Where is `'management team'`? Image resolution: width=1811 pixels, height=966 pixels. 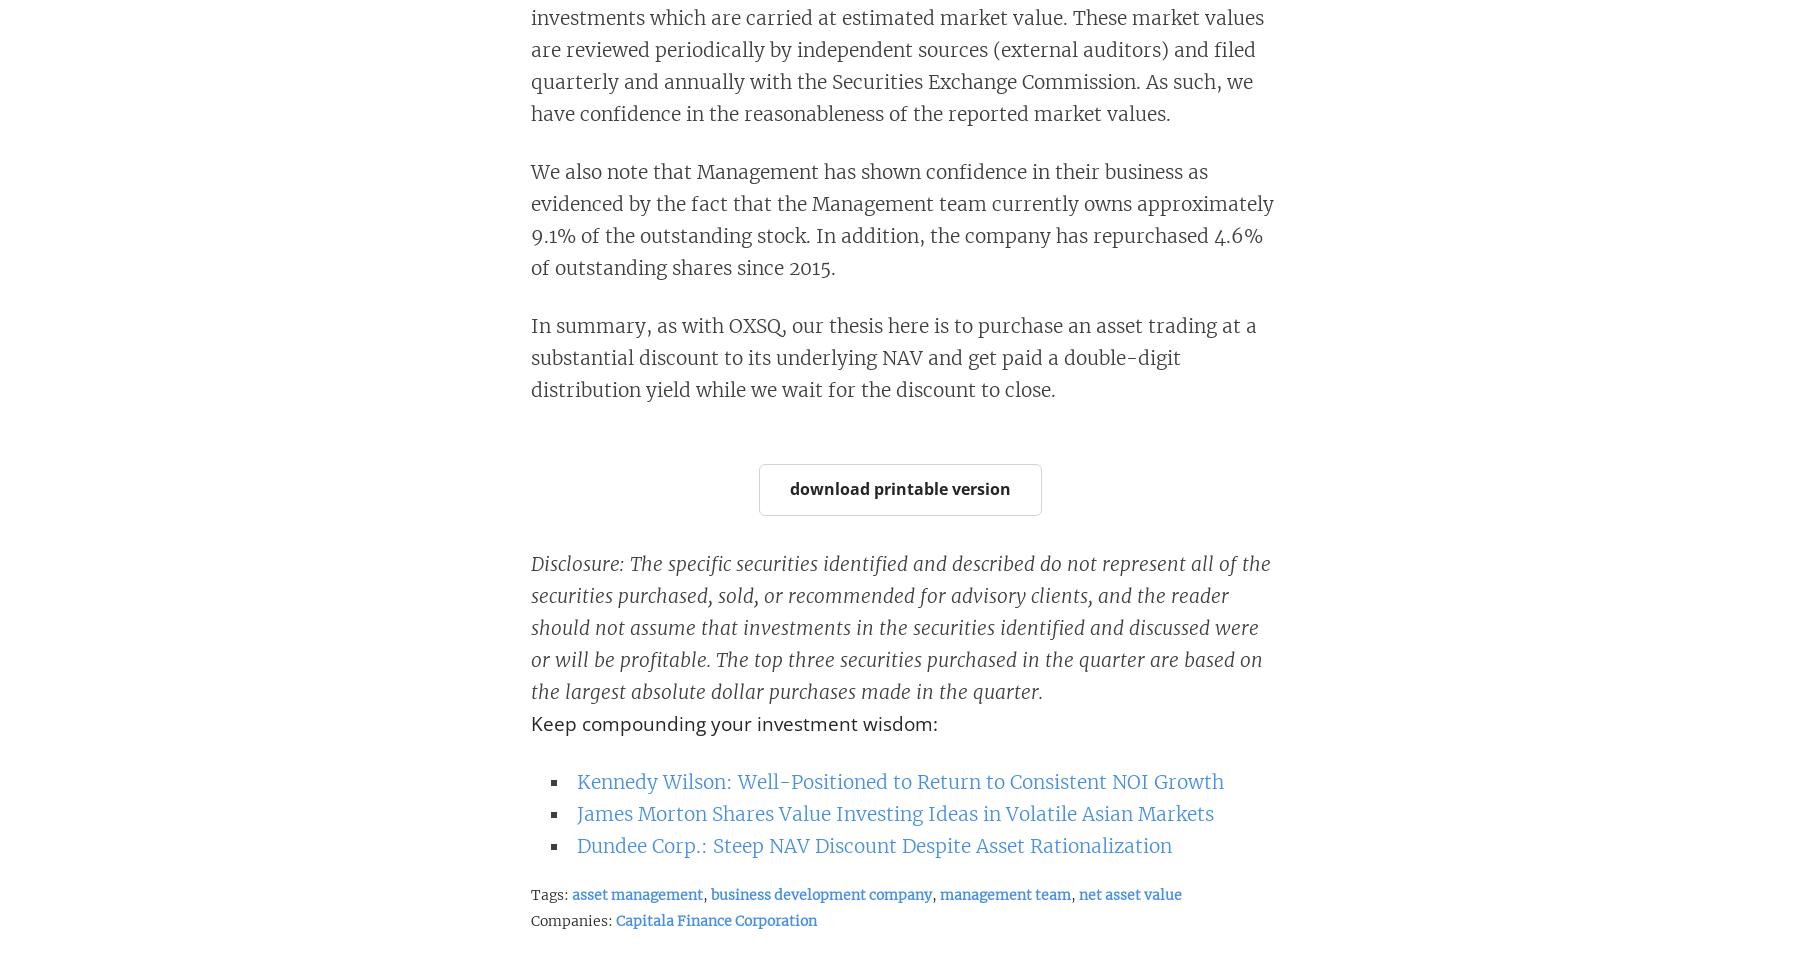 'management team' is located at coordinates (938, 894).